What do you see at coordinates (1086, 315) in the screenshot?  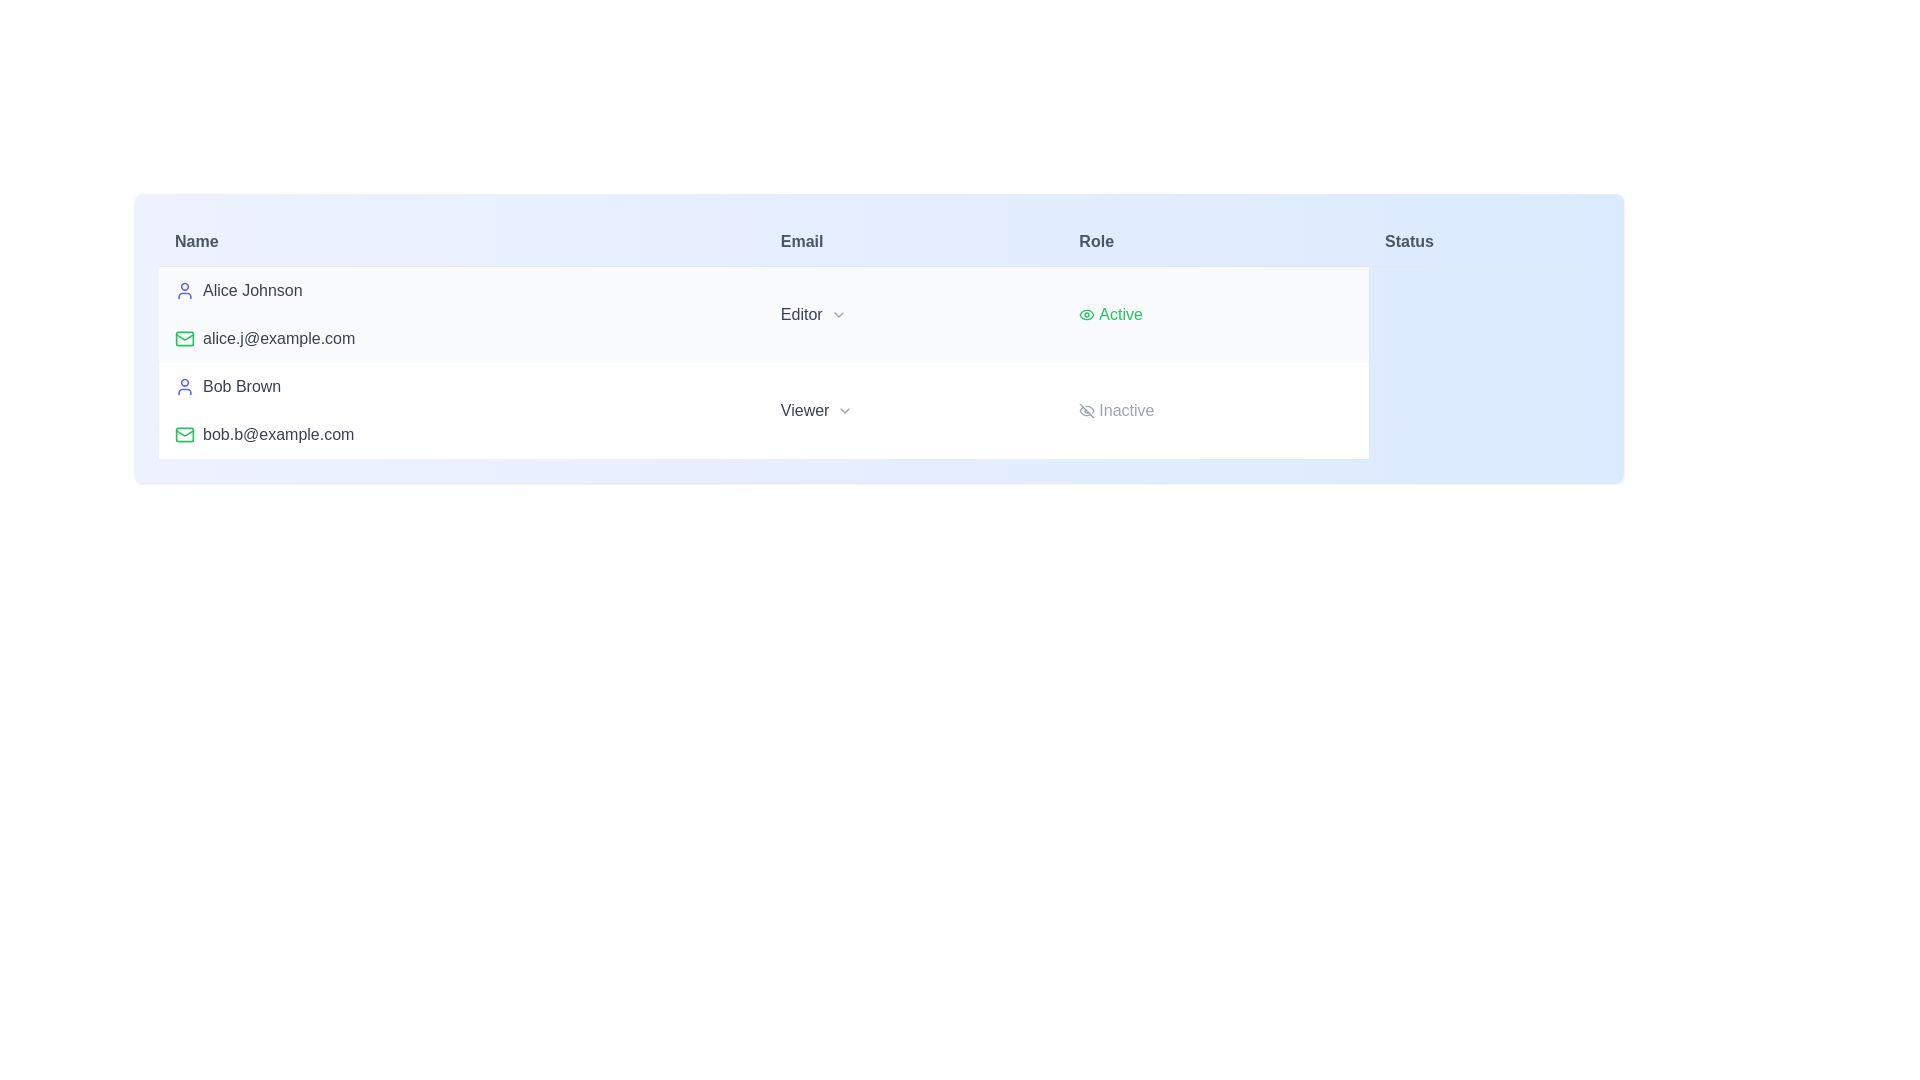 I see `the SVG icon indicating 'Active' status, located in the 'Role' column of the user details table, next to the 'Active' label` at bounding box center [1086, 315].